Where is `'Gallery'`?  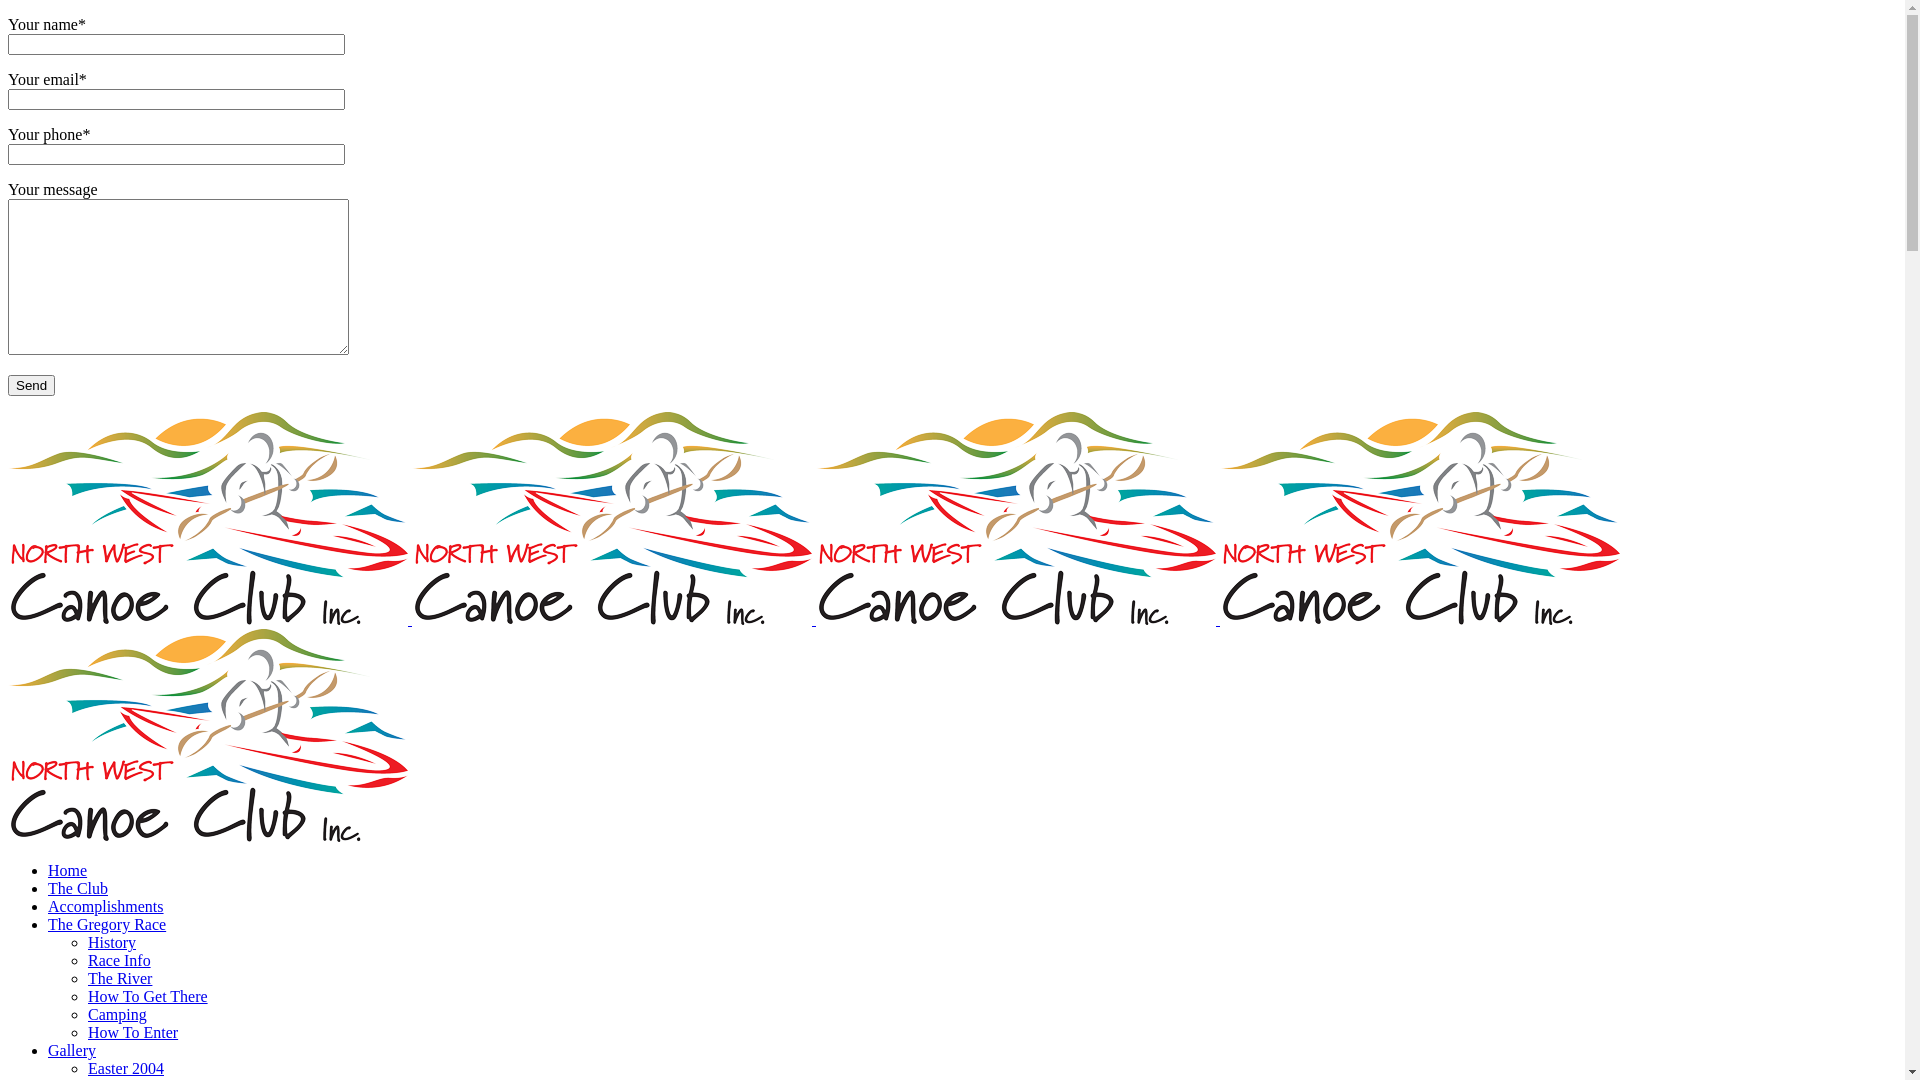
'Gallery' is located at coordinates (72, 1049).